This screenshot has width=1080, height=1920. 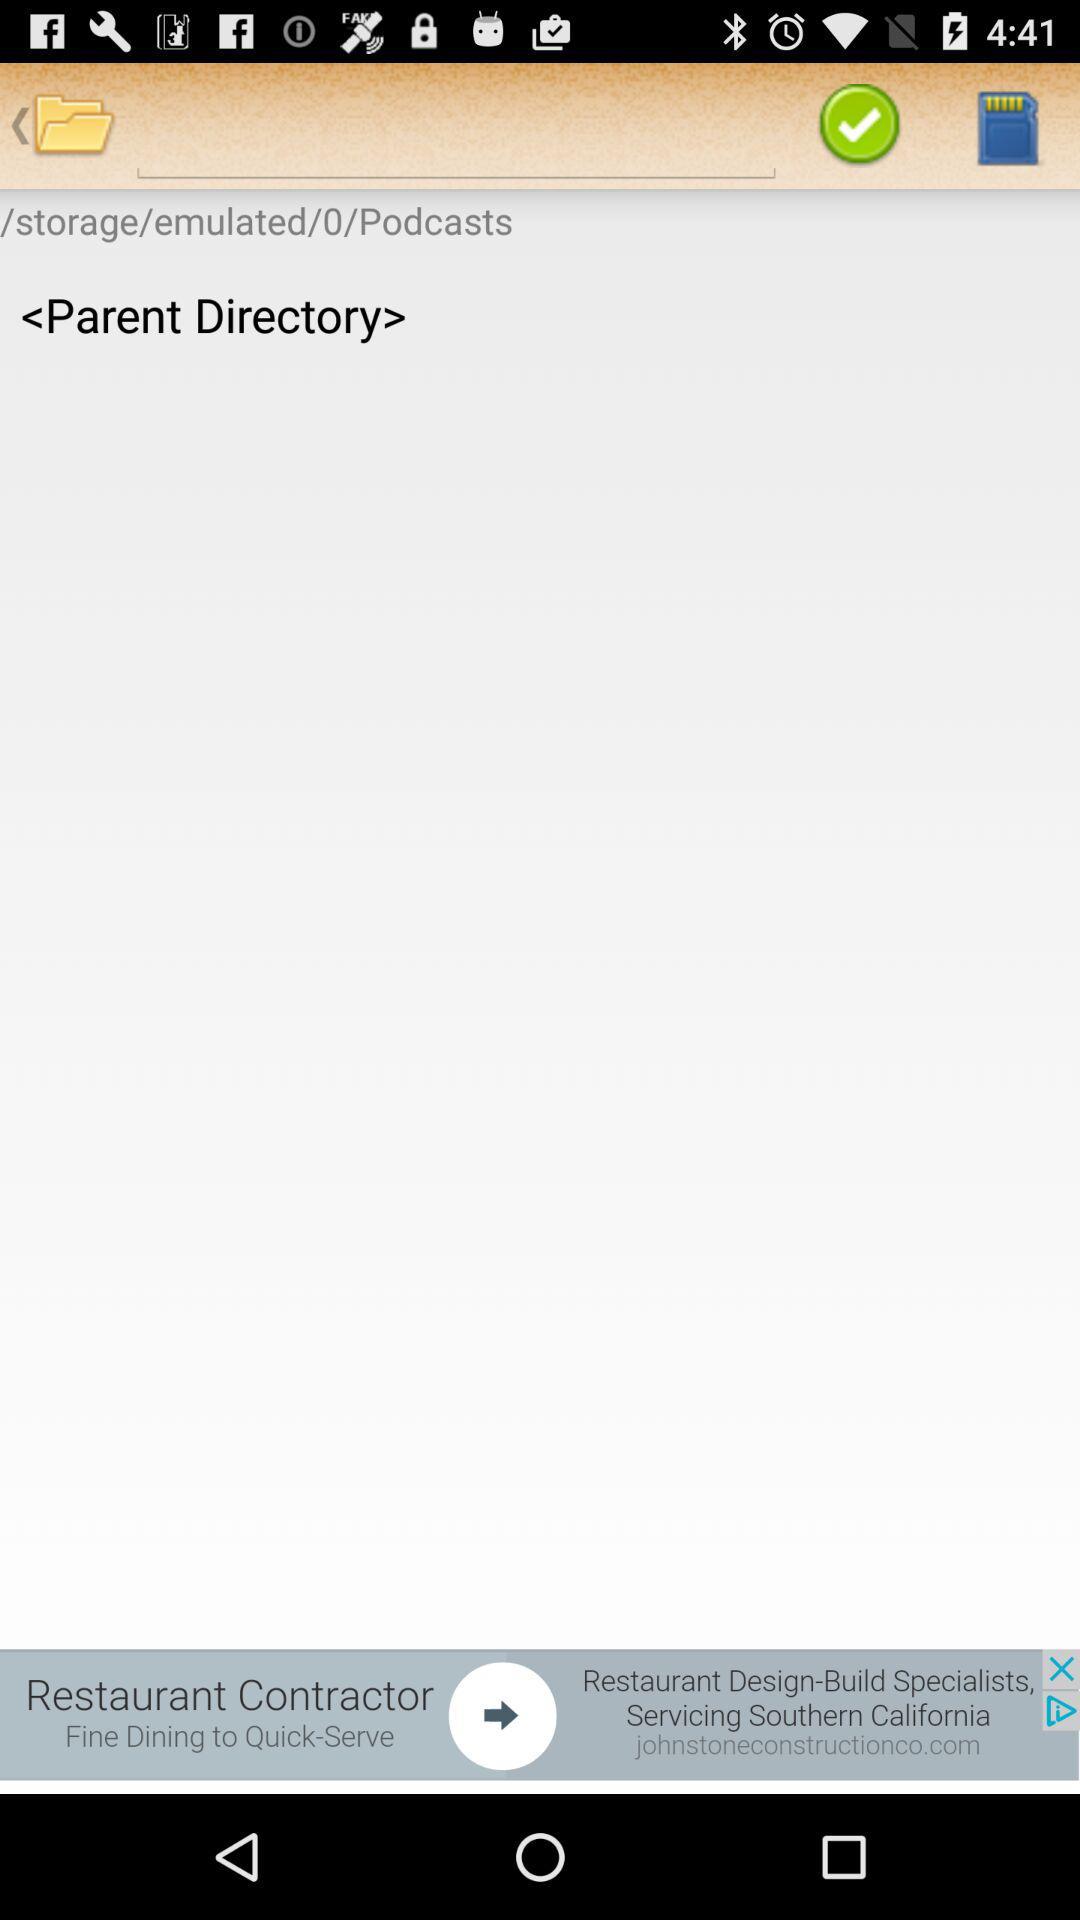 I want to click on click the advertisement, so click(x=540, y=1713).